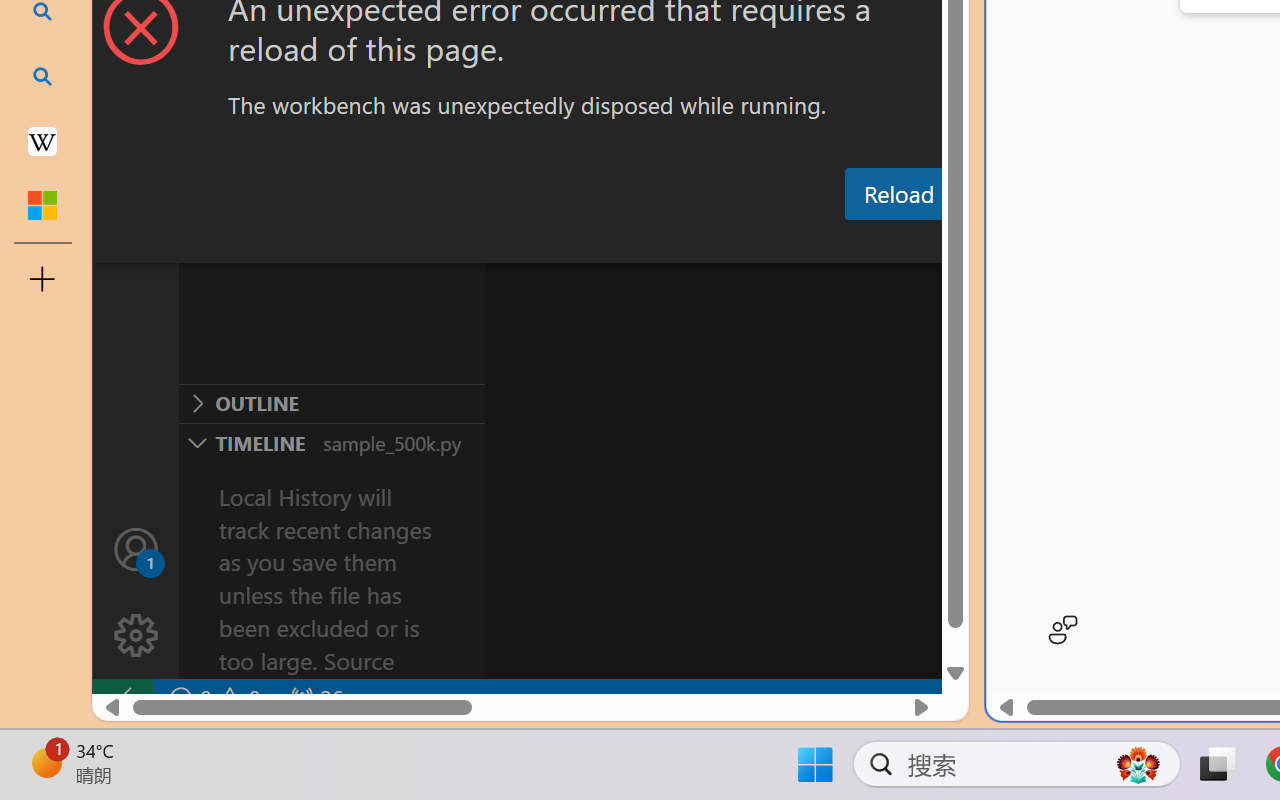 Image resolution: width=1280 pixels, height=800 pixels. Describe the element at coordinates (897, 192) in the screenshot. I see `'Reload'` at that location.